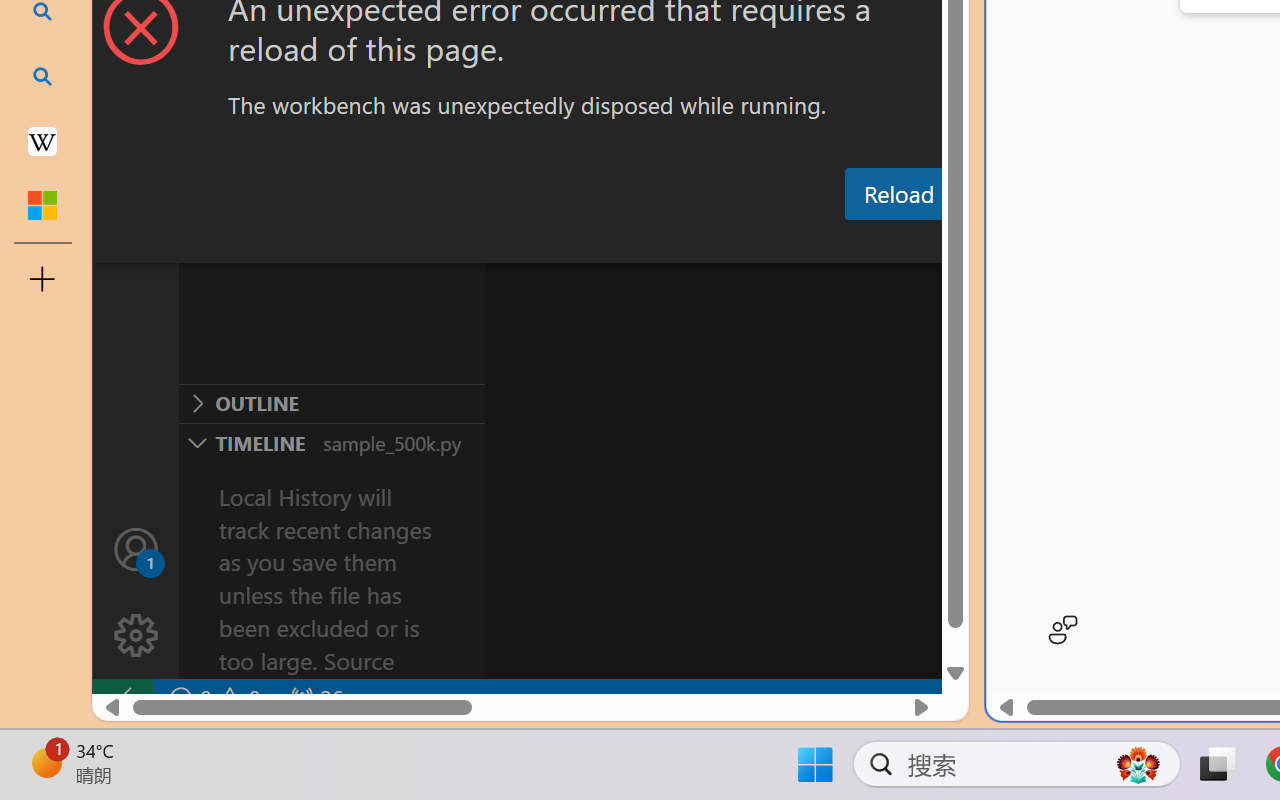 Image resolution: width=1280 pixels, height=800 pixels. Describe the element at coordinates (897, 192) in the screenshot. I see `'Reload'` at that location.